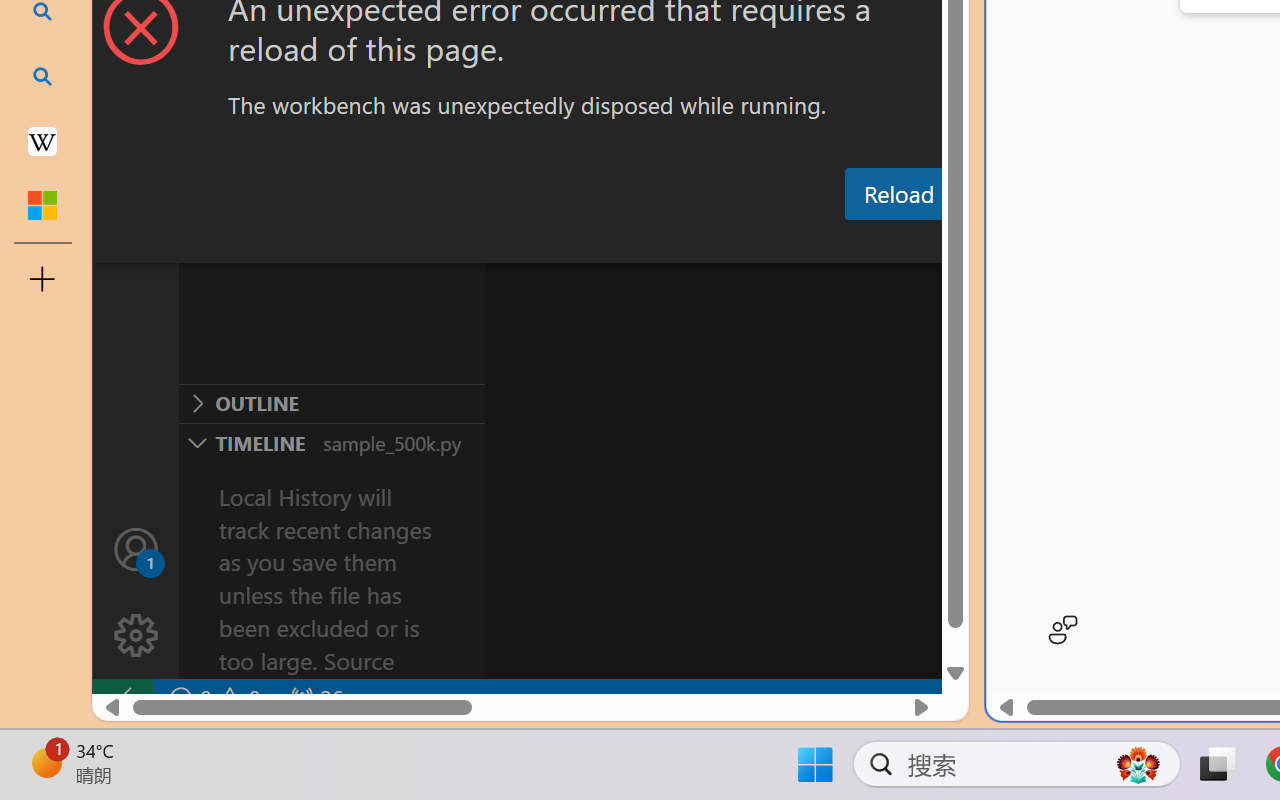 Image resolution: width=1280 pixels, height=800 pixels. Describe the element at coordinates (897, 192) in the screenshot. I see `'Reload'` at that location.